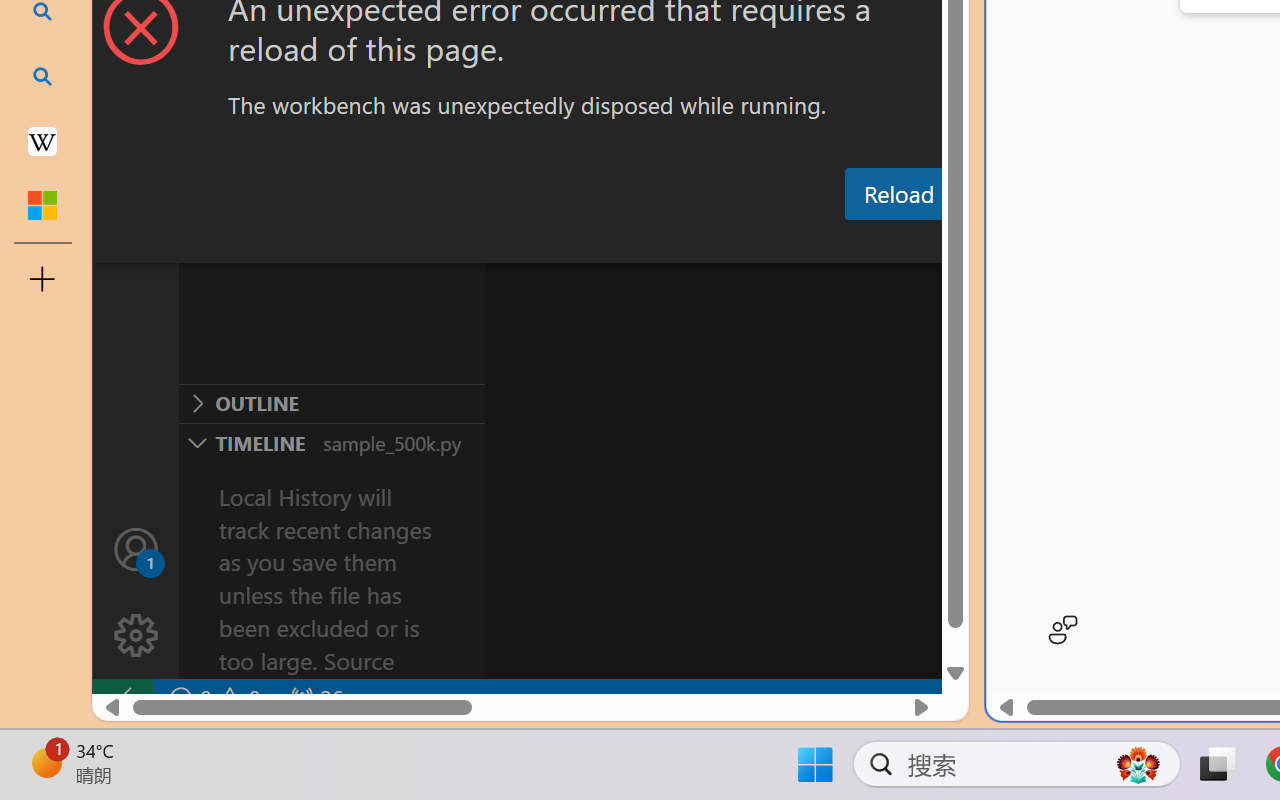 Image resolution: width=1280 pixels, height=800 pixels. Describe the element at coordinates (897, 192) in the screenshot. I see `'Reload'` at that location.